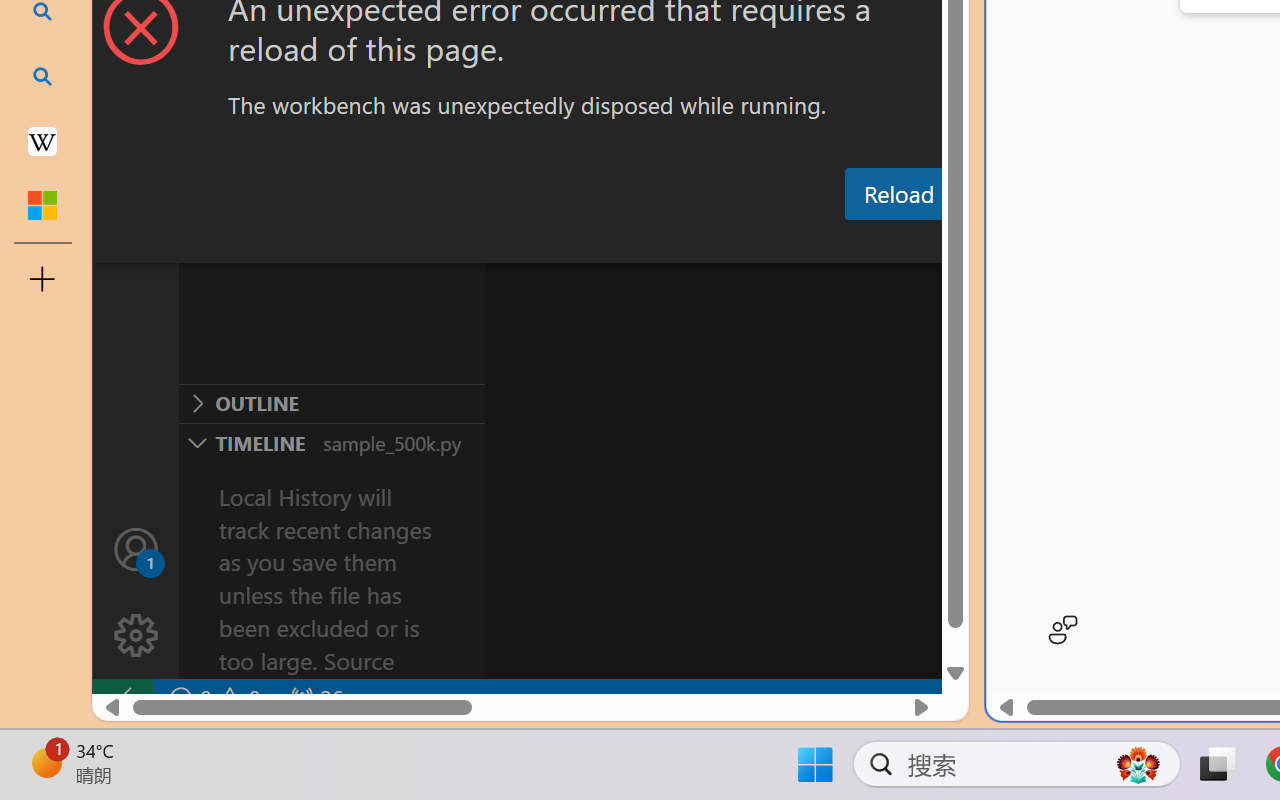 Image resolution: width=1280 pixels, height=800 pixels. Describe the element at coordinates (897, 192) in the screenshot. I see `'Reload'` at that location.